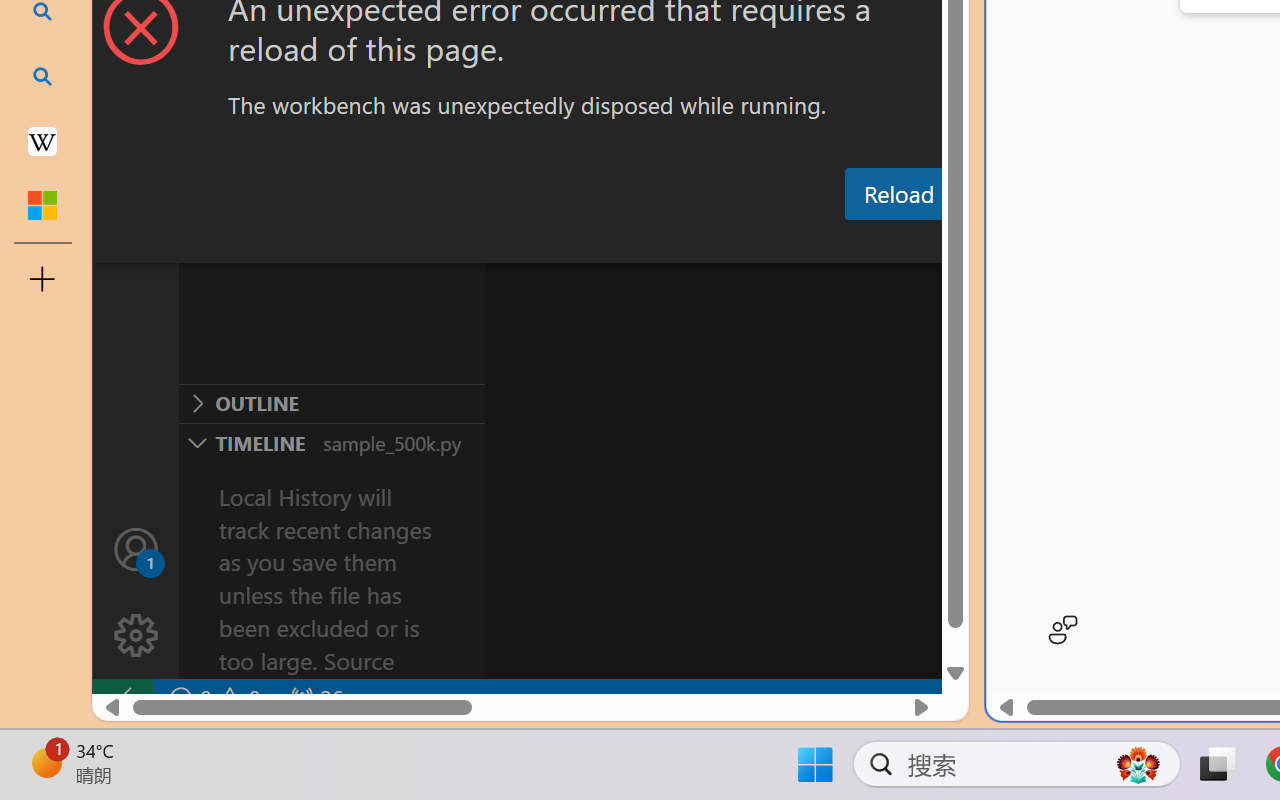 Image resolution: width=1280 pixels, height=800 pixels. Describe the element at coordinates (897, 192) in the screenshot. I see `'Reload'` at that location.